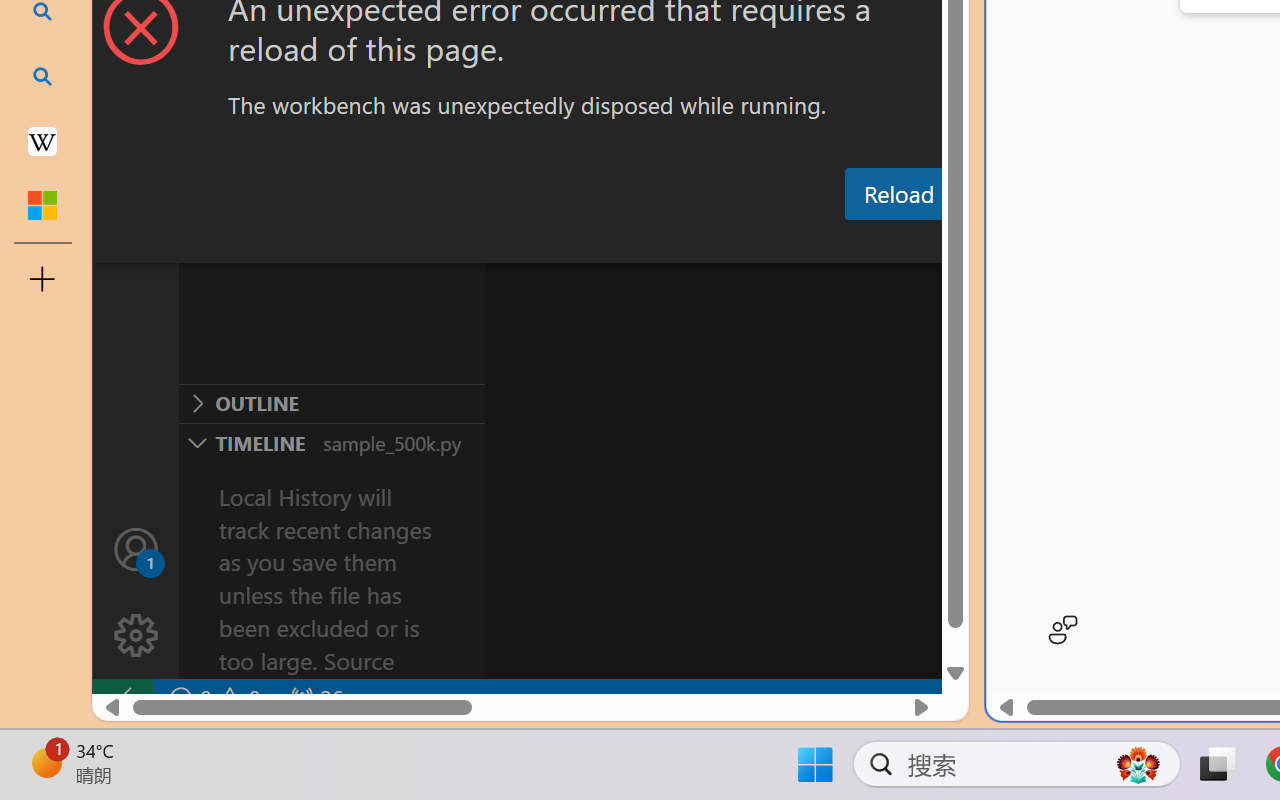 Image resolution: width=1280 pixels, height=800 pixels. Describe the element at coordinates (897, 192) in the screenshot. I see `'Reload'` at that location.